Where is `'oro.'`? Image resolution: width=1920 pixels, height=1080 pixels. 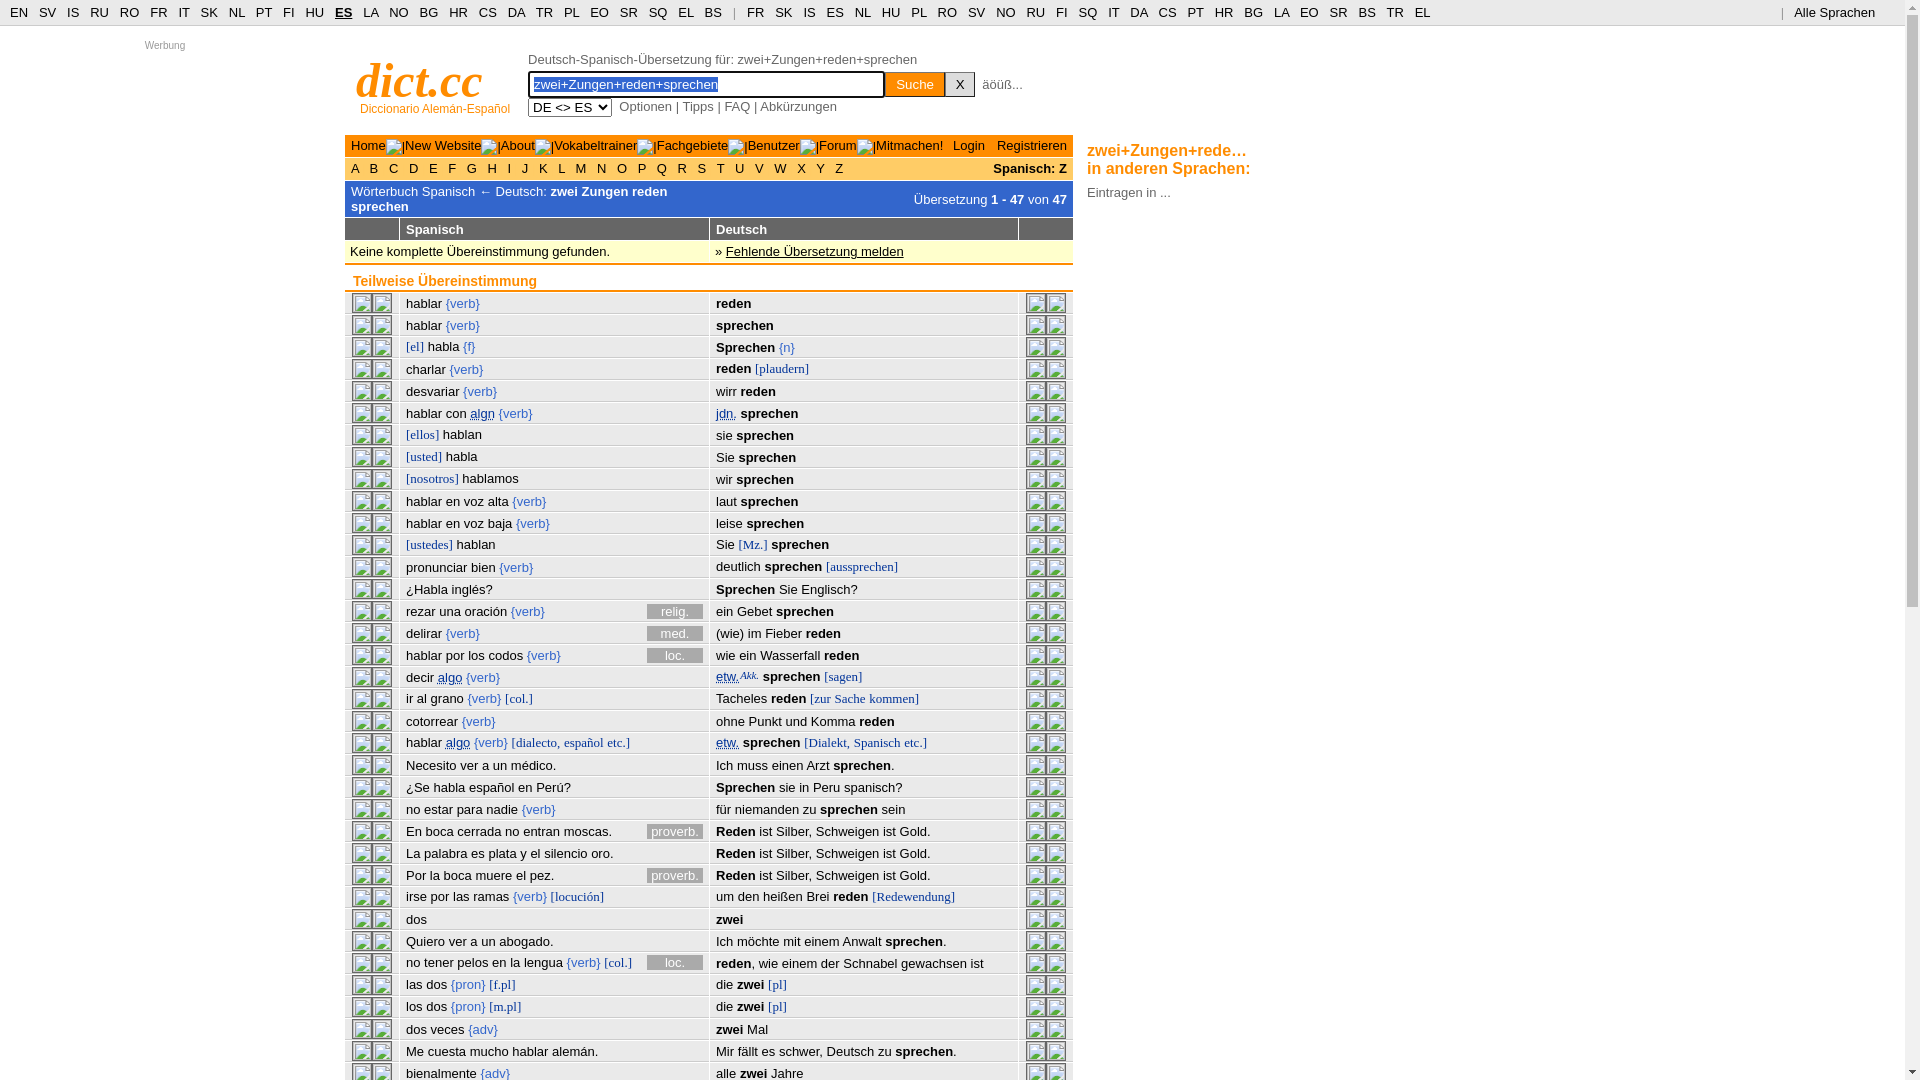 'oro.' is located at coordinates (589, 853).